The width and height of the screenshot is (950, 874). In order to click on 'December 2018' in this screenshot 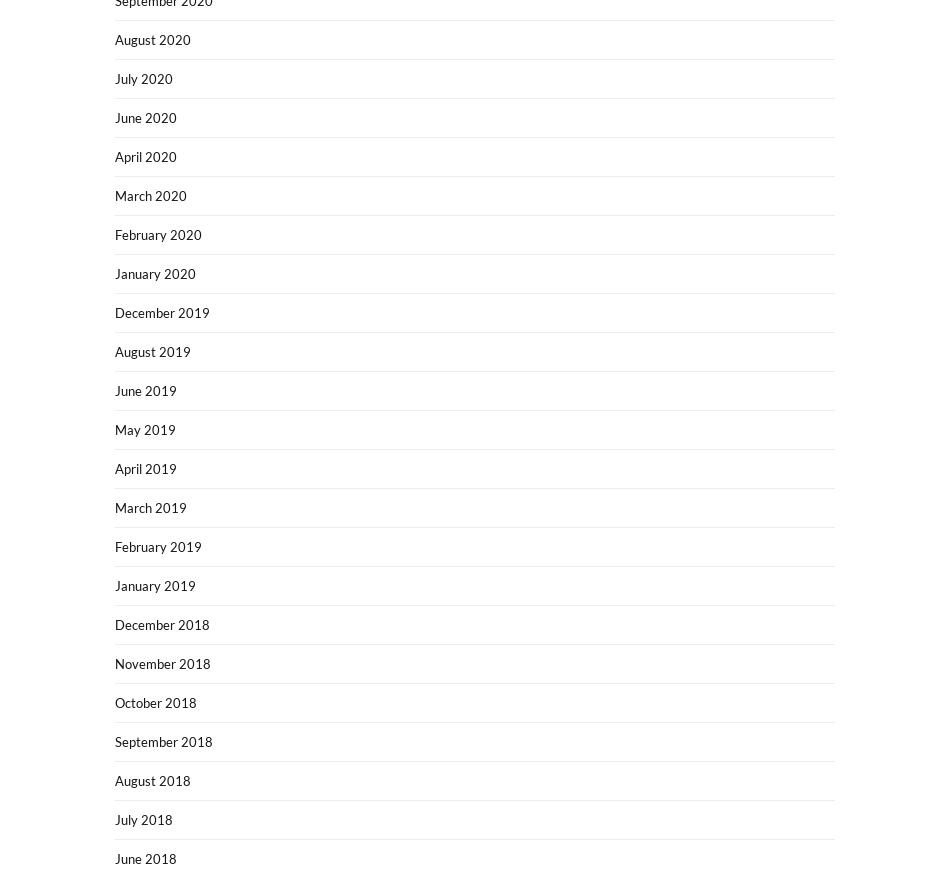, I will do `click(162, 623)`.